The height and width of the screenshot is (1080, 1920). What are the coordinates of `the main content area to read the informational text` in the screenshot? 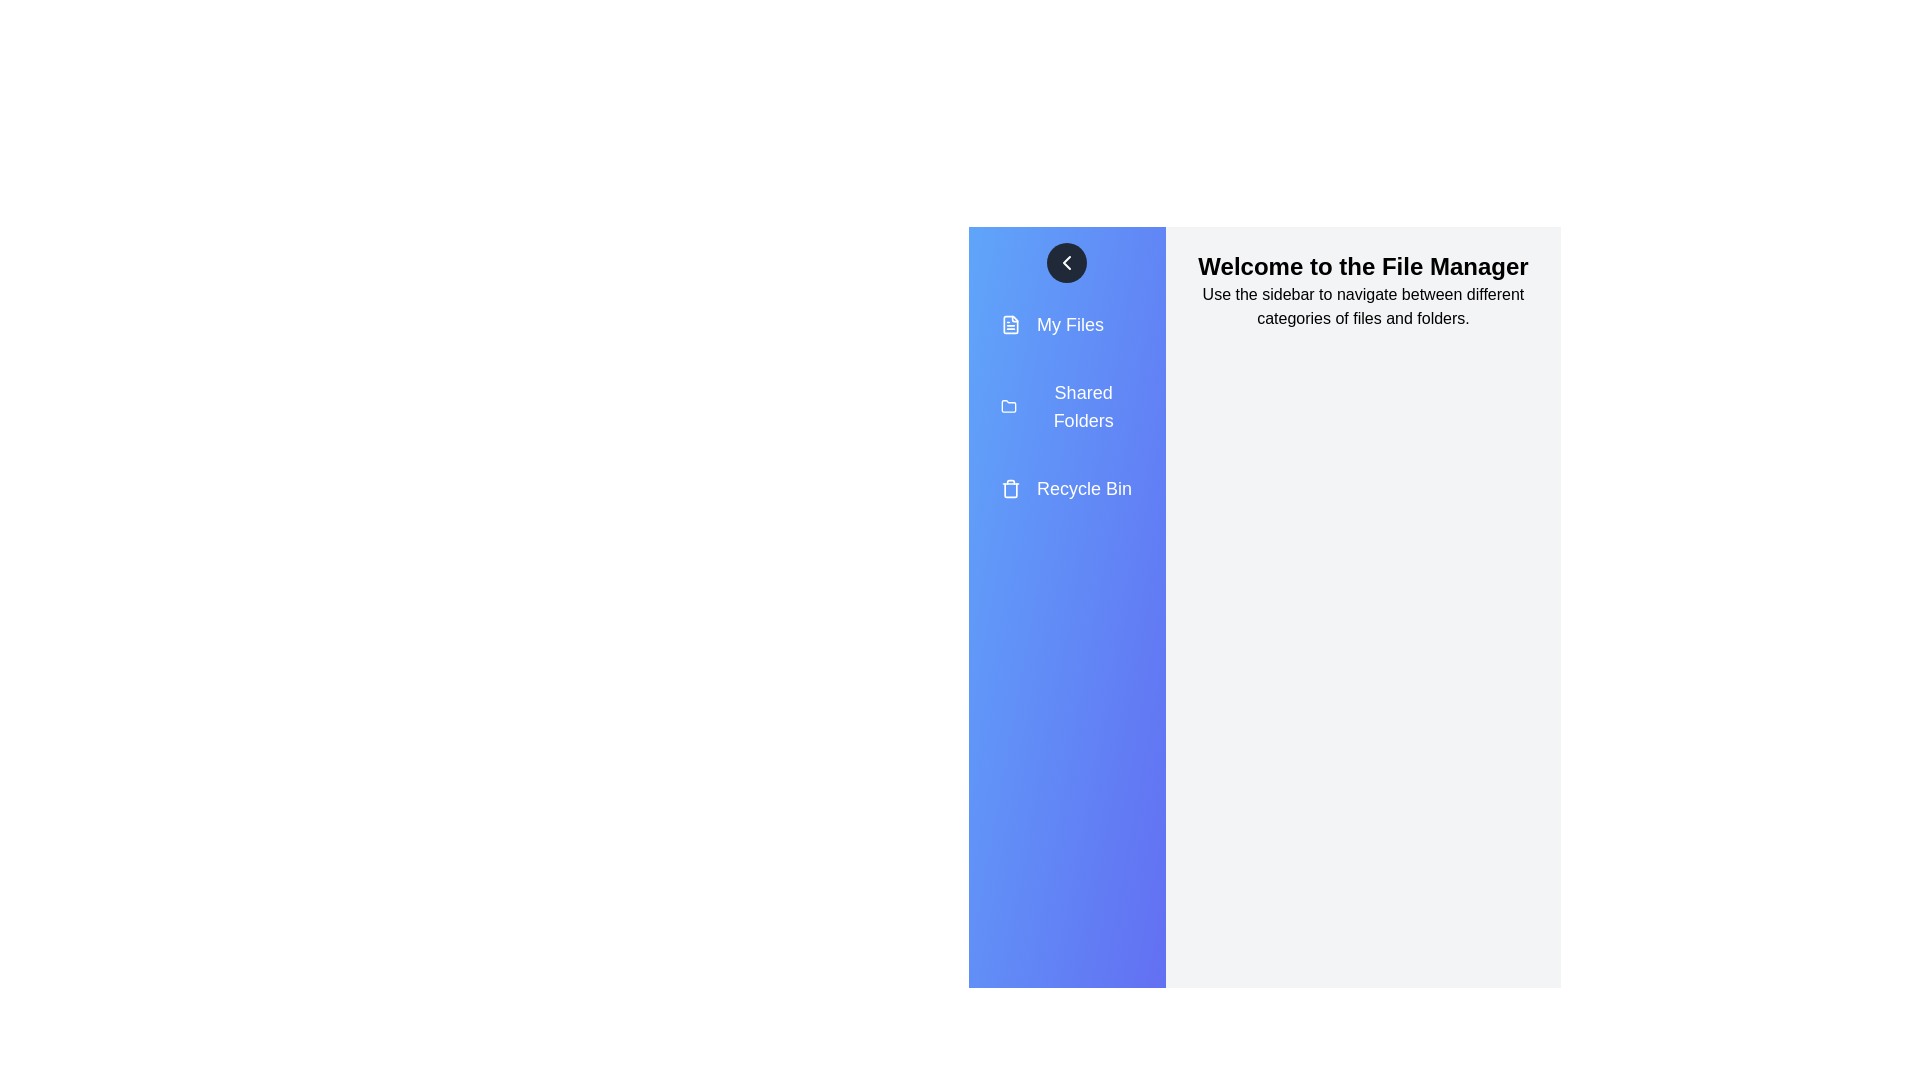 It's located at (1362, 307).